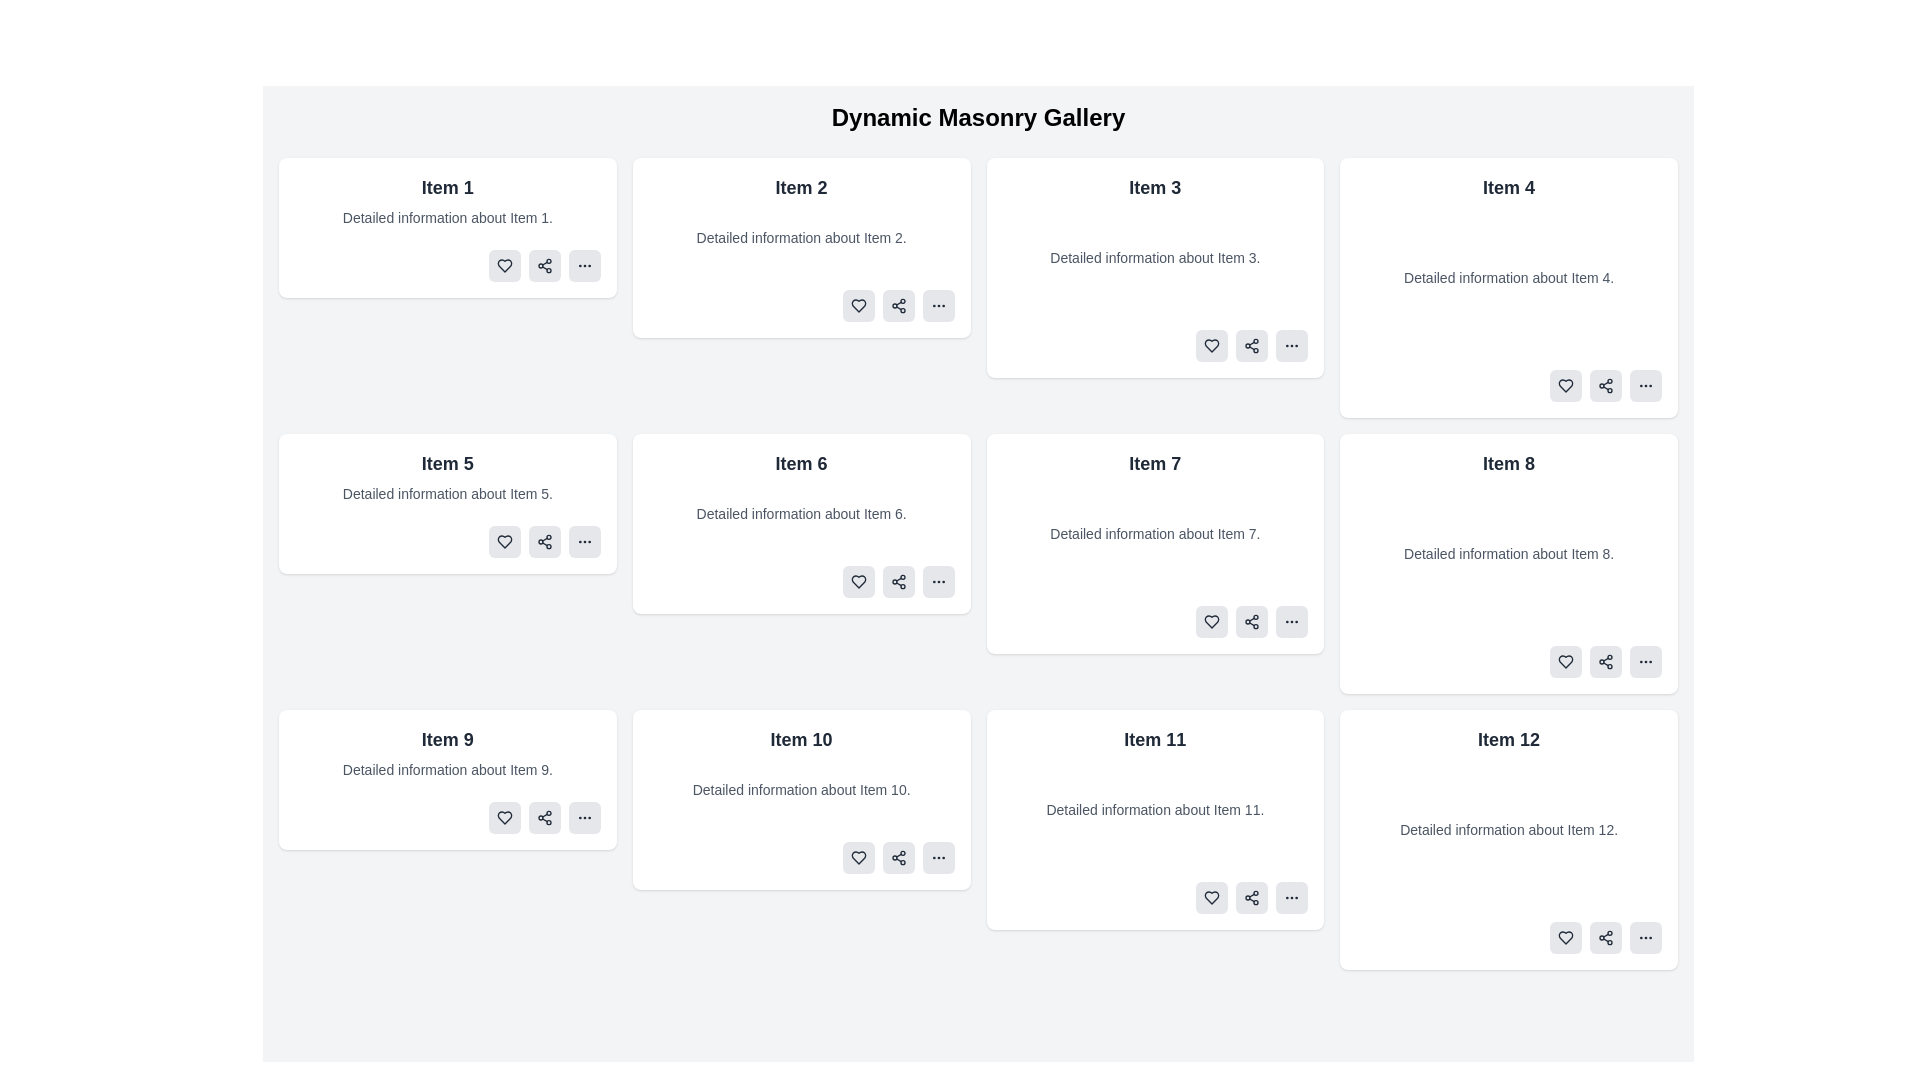 This screenshot has width=1920, height=1080. Describe the element at coordinates (1211, 897) in the screenshot. I see `the heart icon representing 'like' functionality located in the card labeled 'Item 11'` at that location.